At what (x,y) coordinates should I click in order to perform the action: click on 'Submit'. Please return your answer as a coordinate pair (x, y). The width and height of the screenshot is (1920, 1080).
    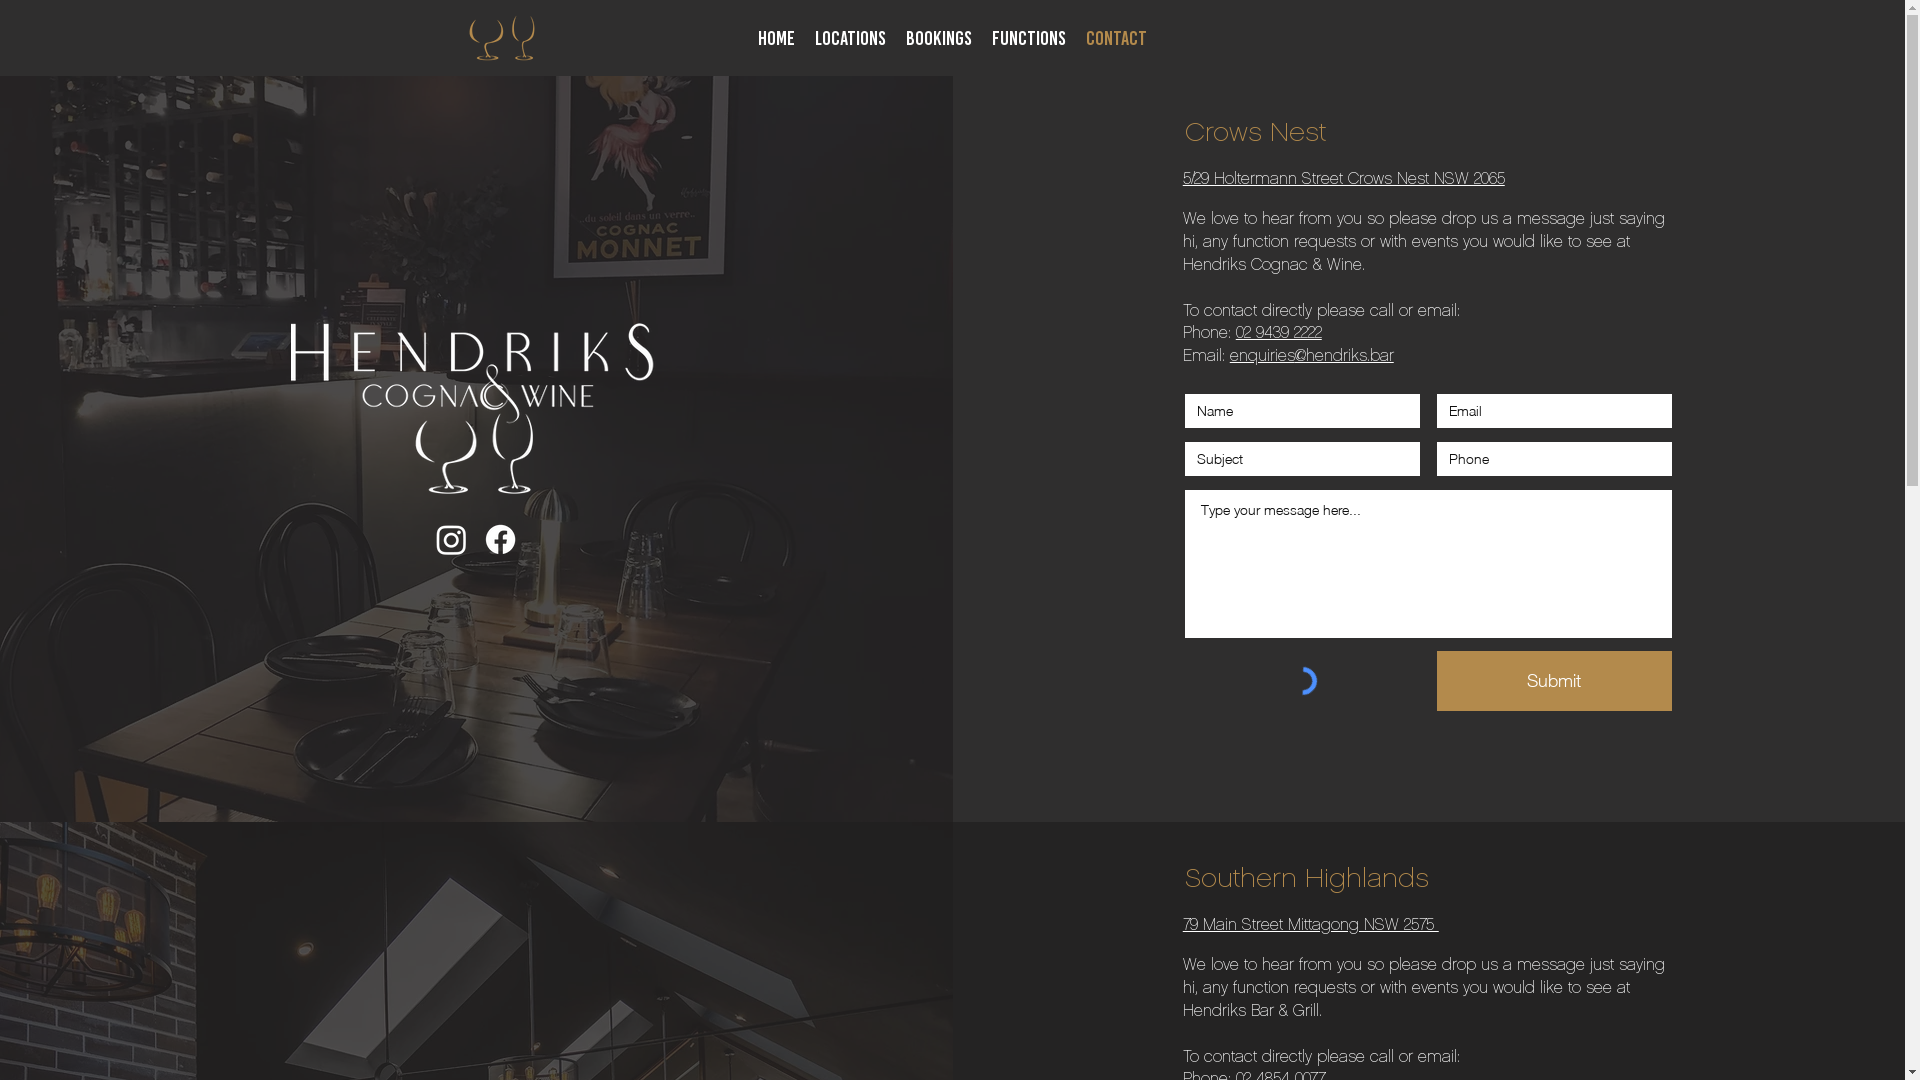
    Looking at the image, I should click on (1553, 680).